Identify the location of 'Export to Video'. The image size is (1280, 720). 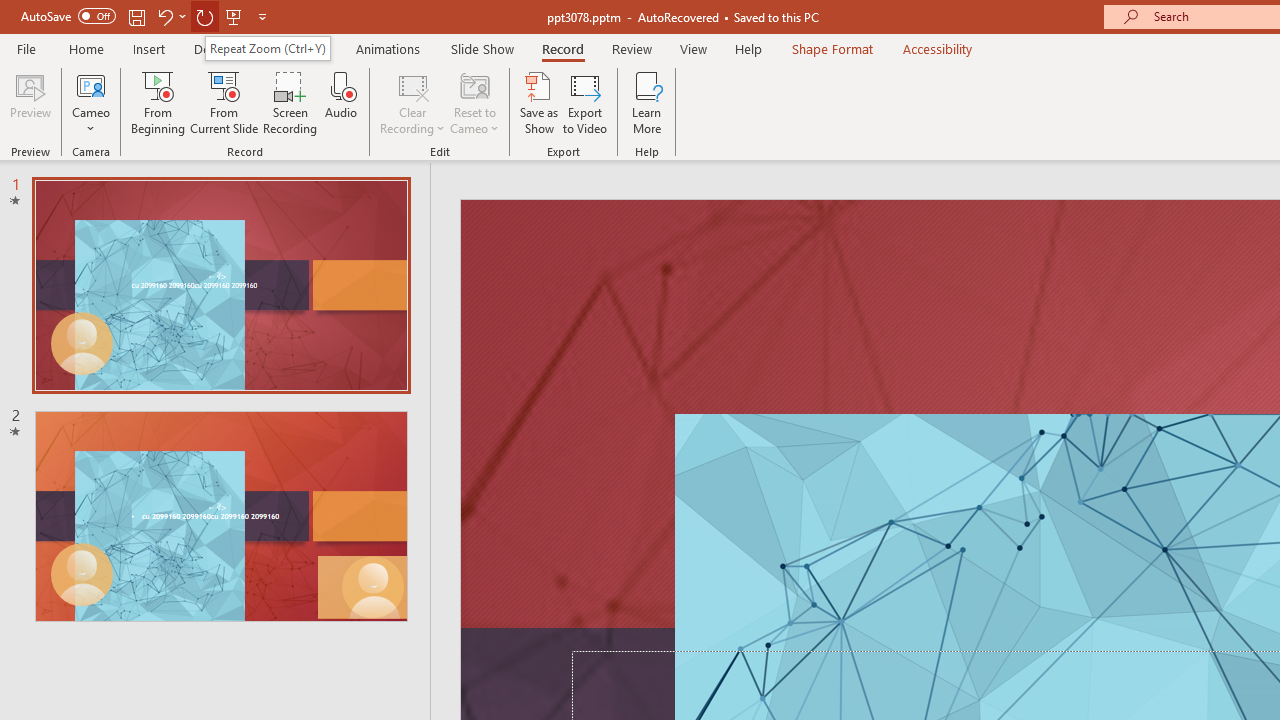
(584, 103).